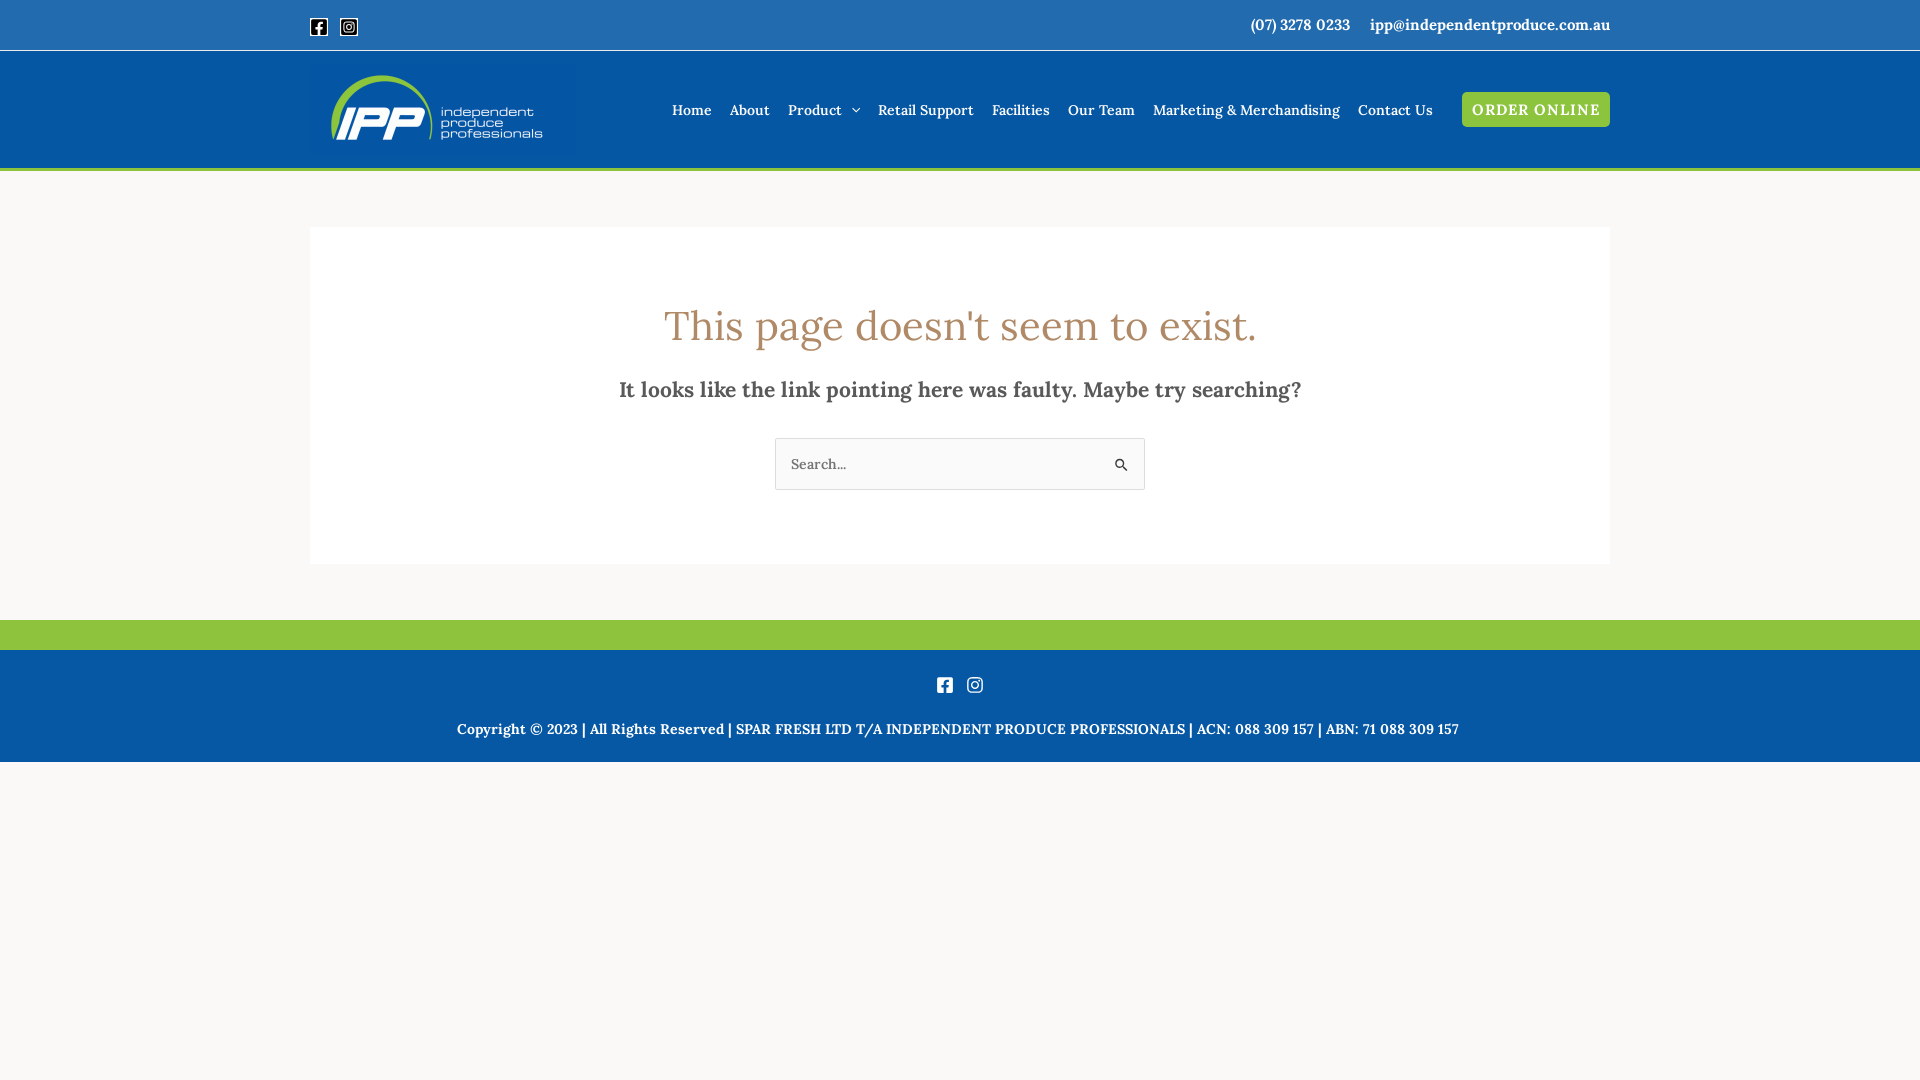  Describe the element at coordinates (1058, 110) in the screenshot. I see `'Our Team'` at that location.